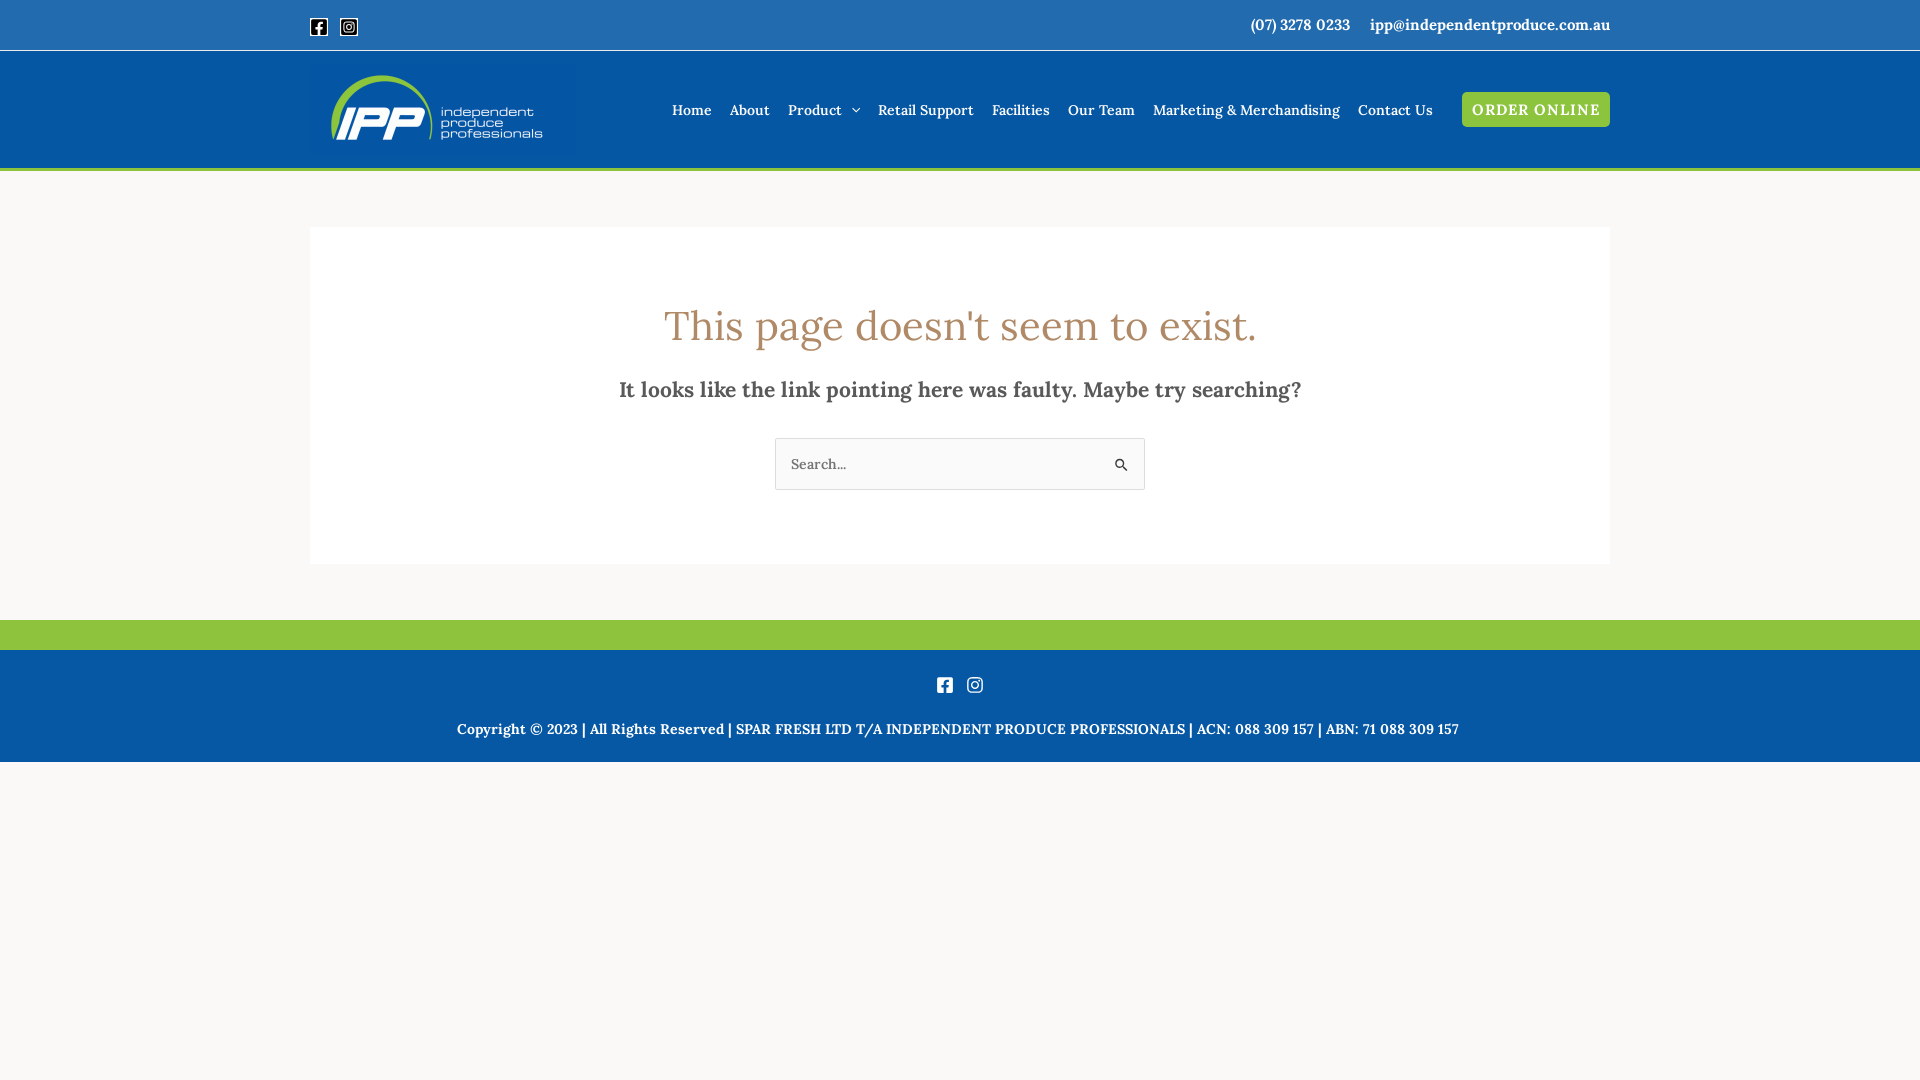  Describe the element at coordinates (1058, 110) in the screenshot. I see `'Our Team'` at that location.